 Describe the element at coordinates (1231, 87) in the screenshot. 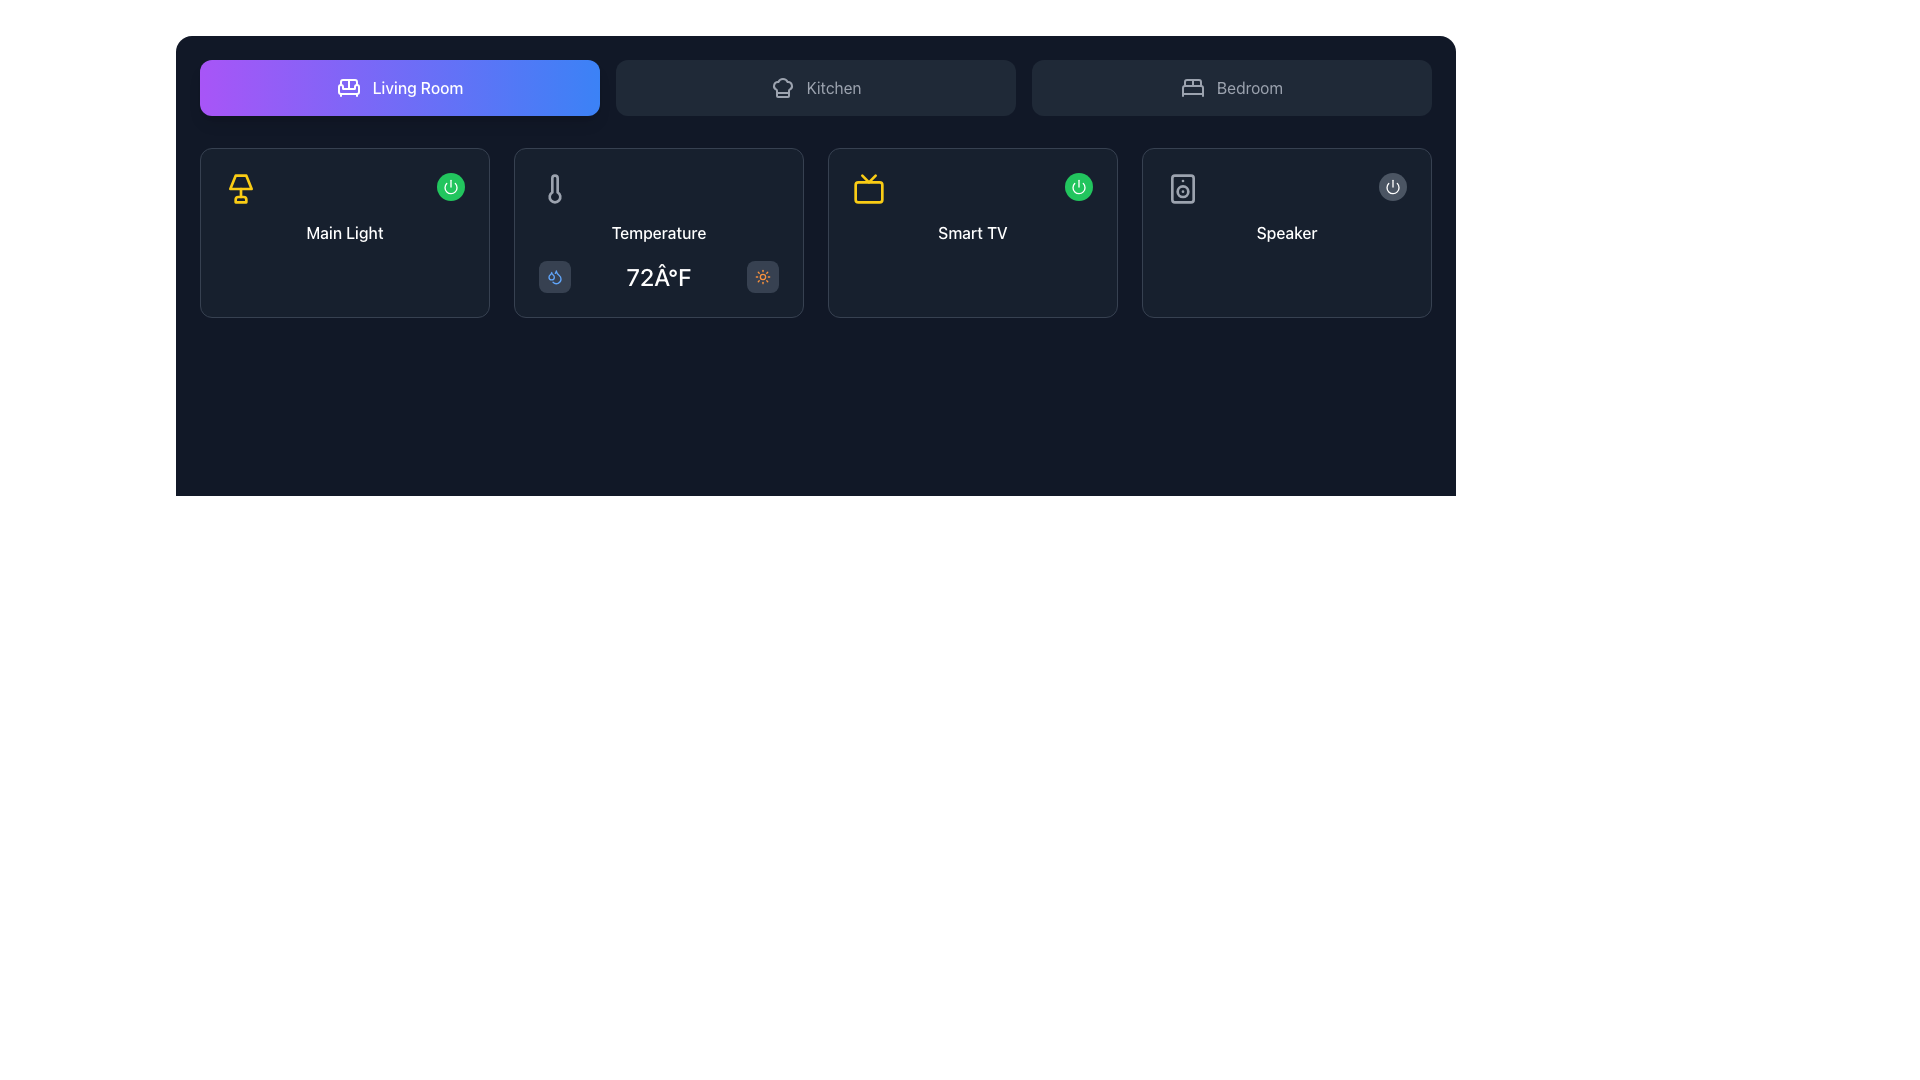

I see `the 'Bedroom' button, which is the third button in a row located near the upper-right corner of the interface` at that location.